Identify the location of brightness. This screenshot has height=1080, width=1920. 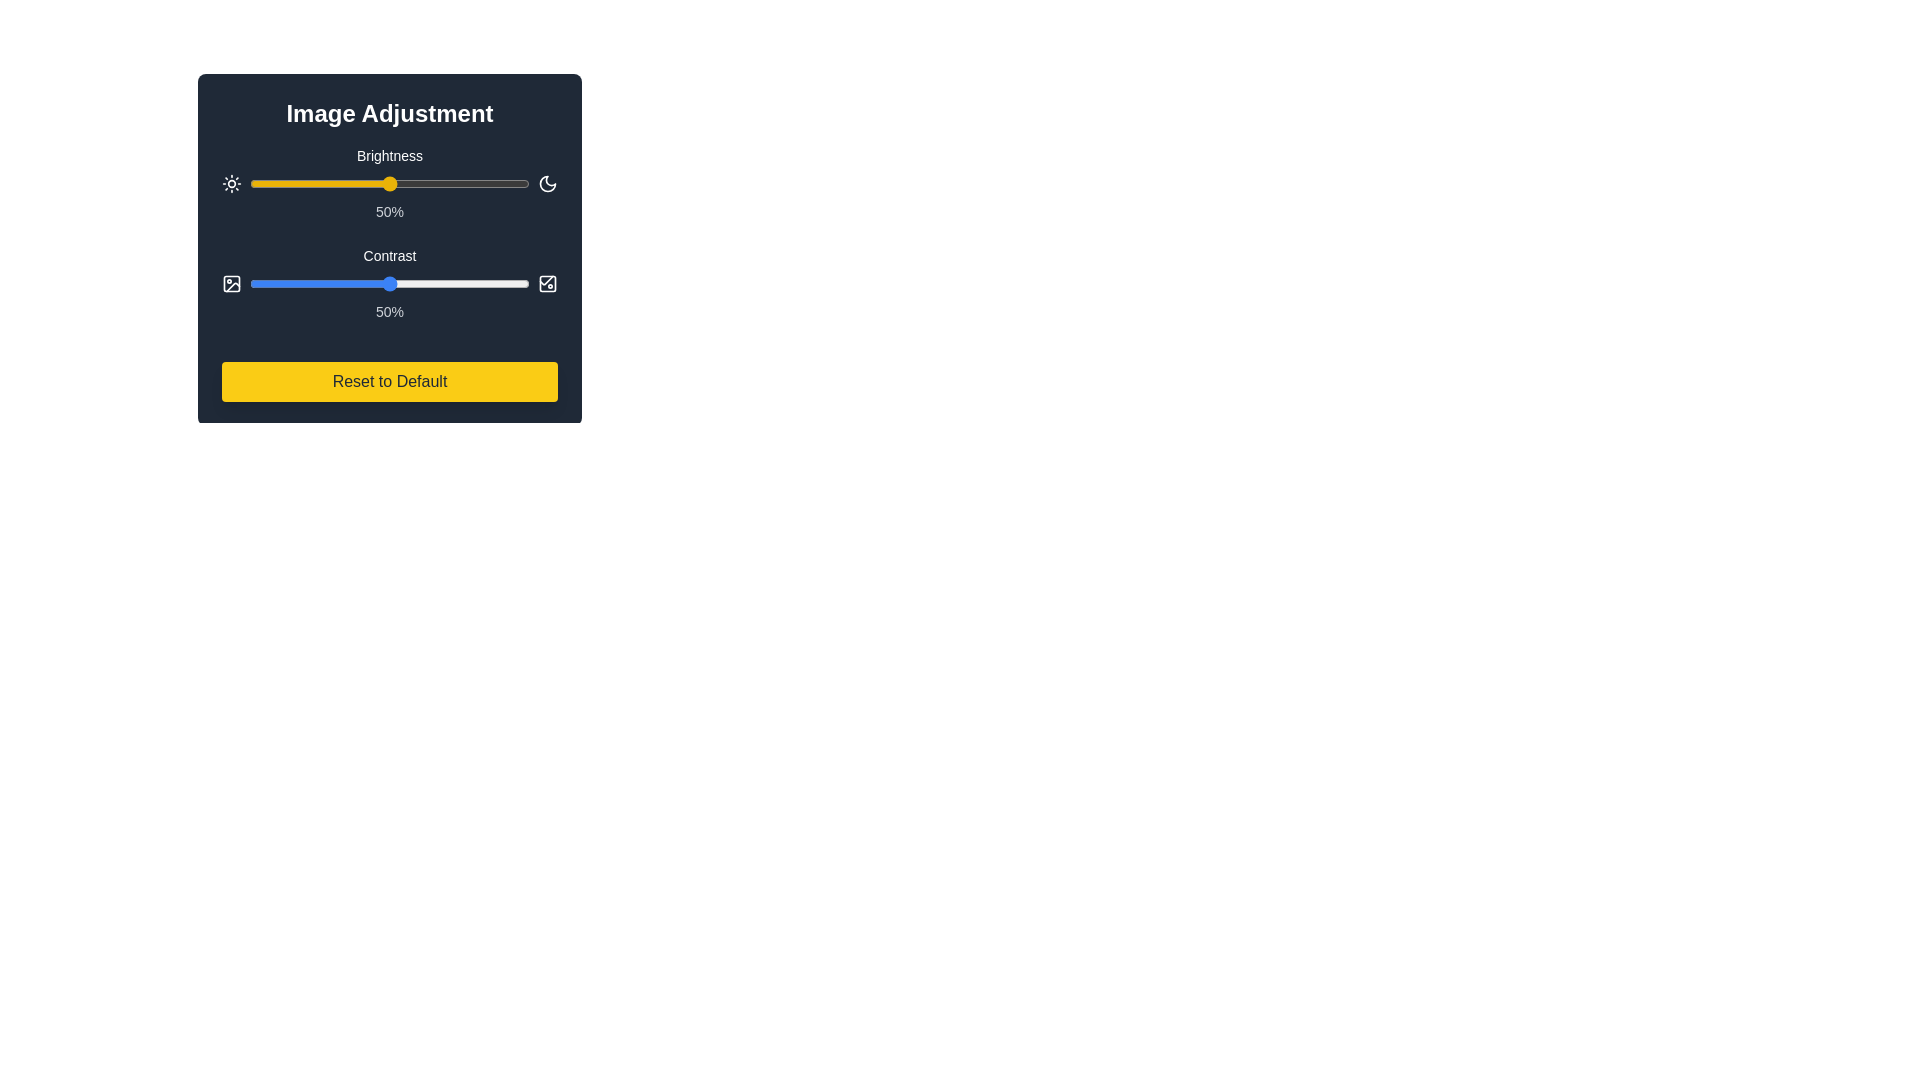
(464, 184).